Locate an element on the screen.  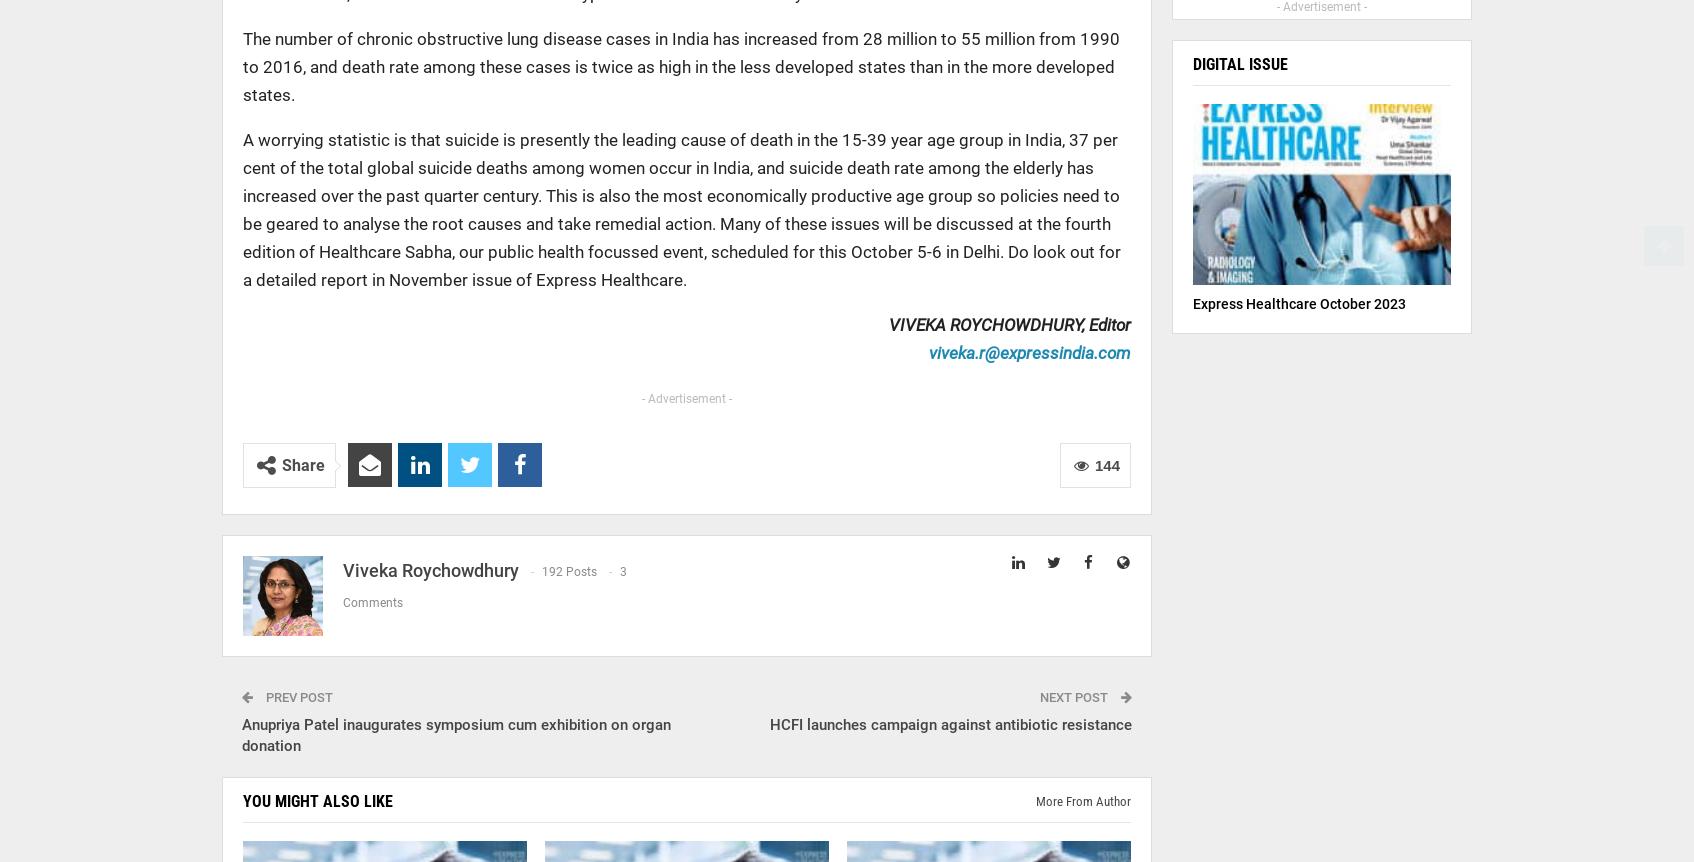
'More from author' is located at coordinates (1082, 800).